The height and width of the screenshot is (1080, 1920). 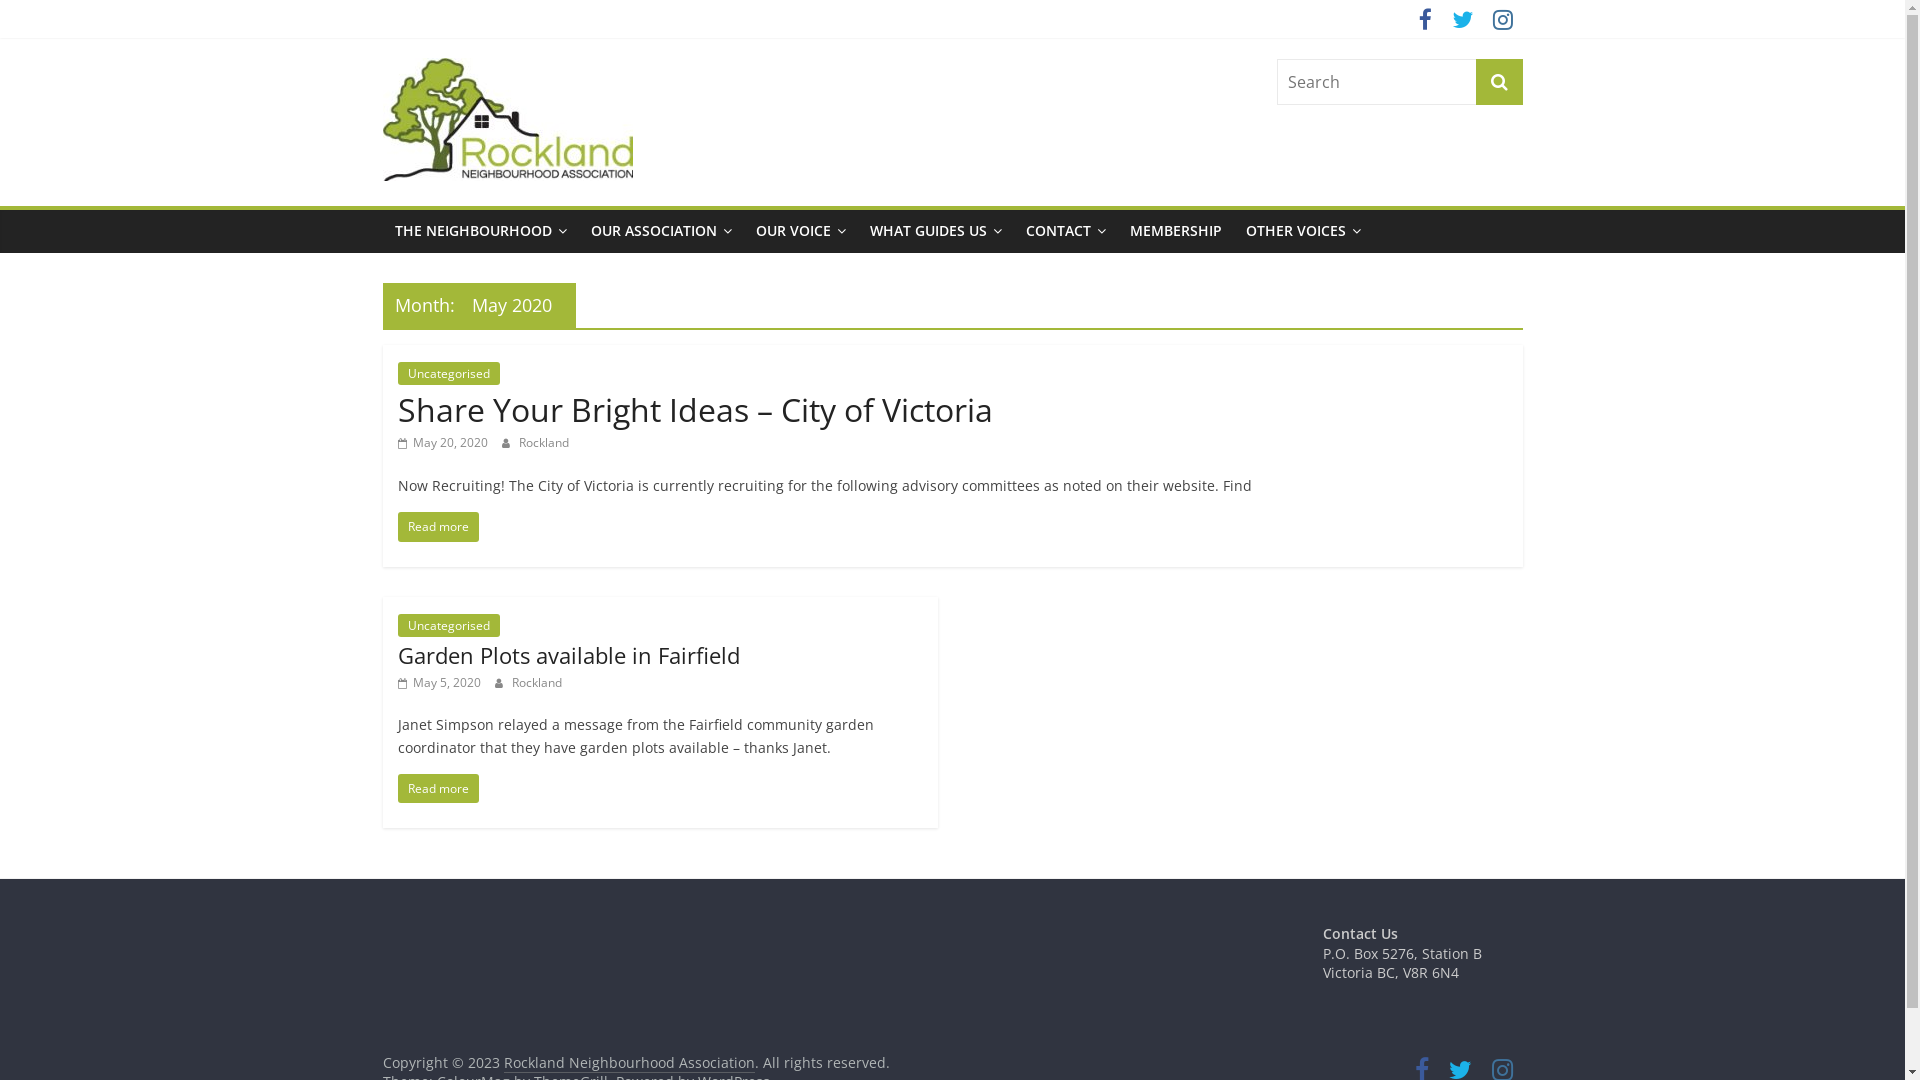 What do you see at coordinates (480, 230) in the screenshot?
I see `'THE NEIGHBOURHOOD'` at bounding box center [480, 230].